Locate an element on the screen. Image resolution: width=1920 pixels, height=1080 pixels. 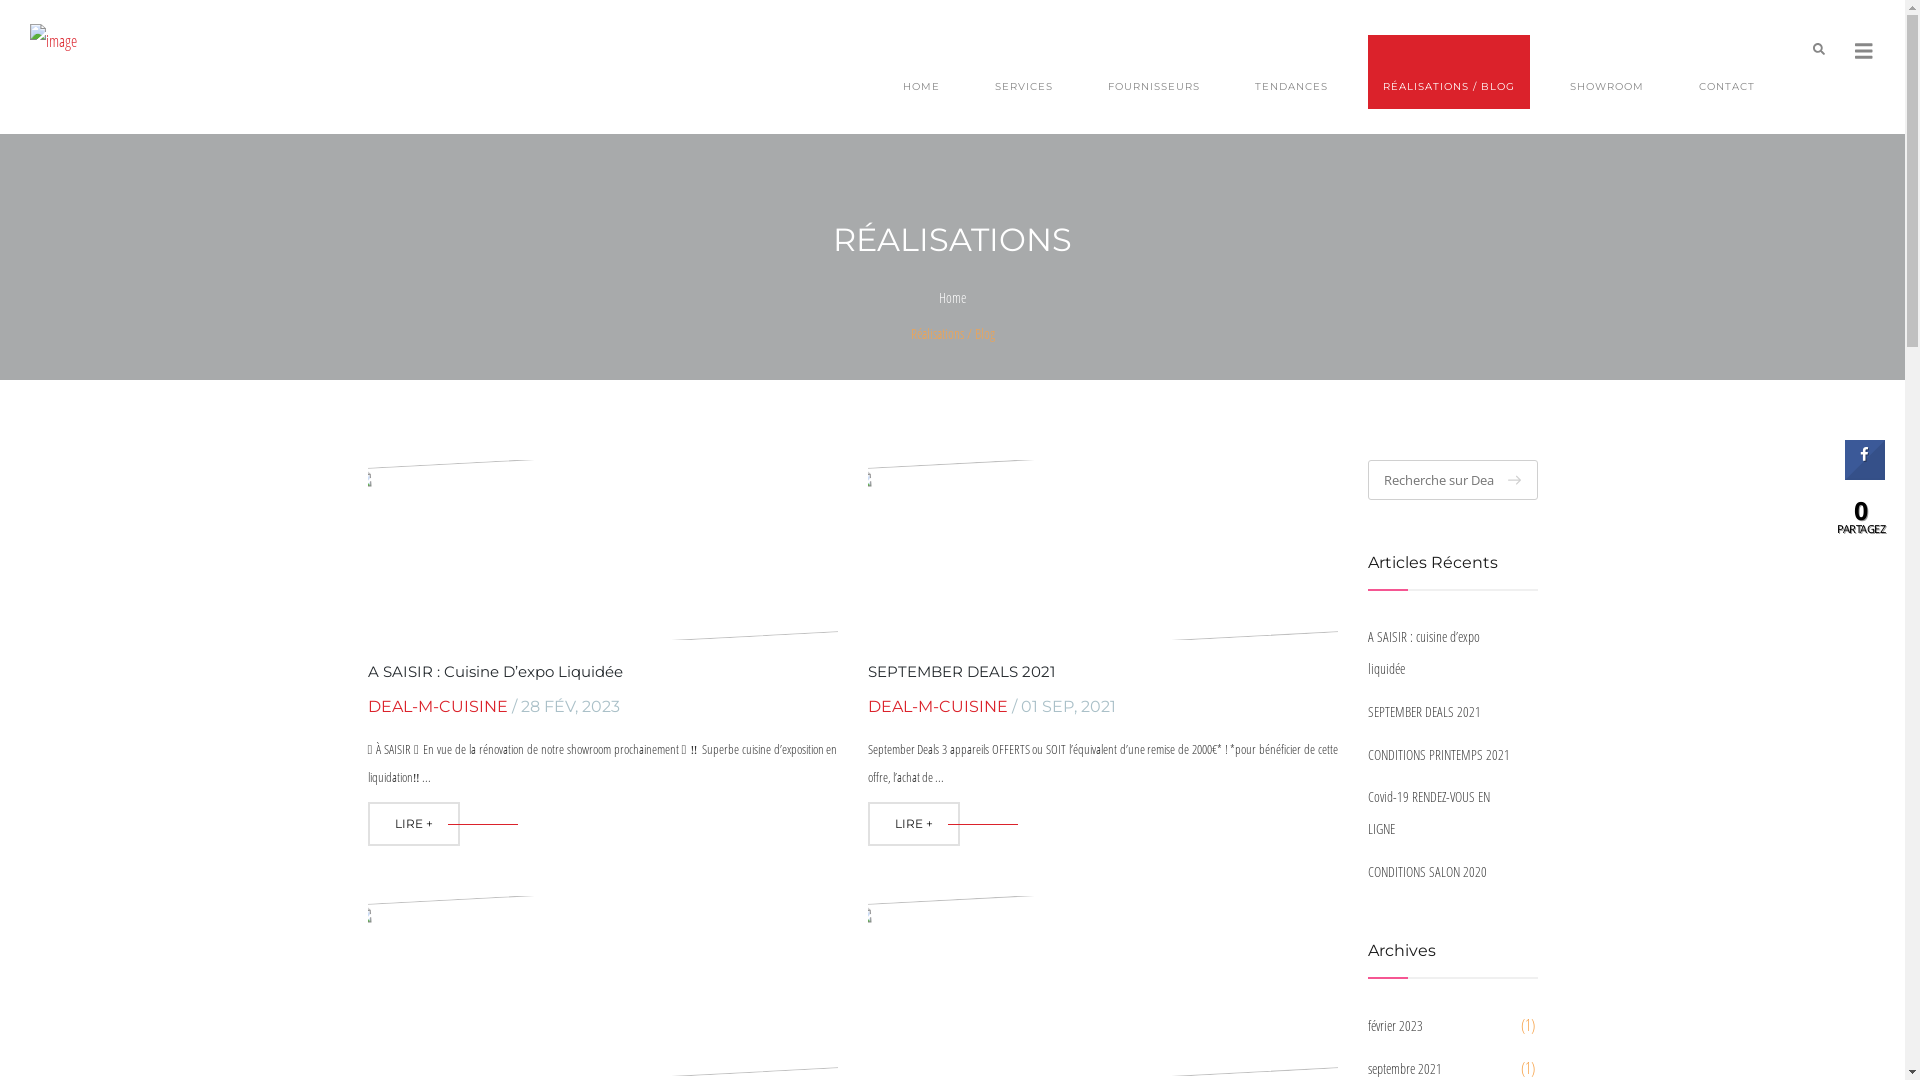
'SEPTEMBER DEALS 2021' is located at coordinates (1443, 711).